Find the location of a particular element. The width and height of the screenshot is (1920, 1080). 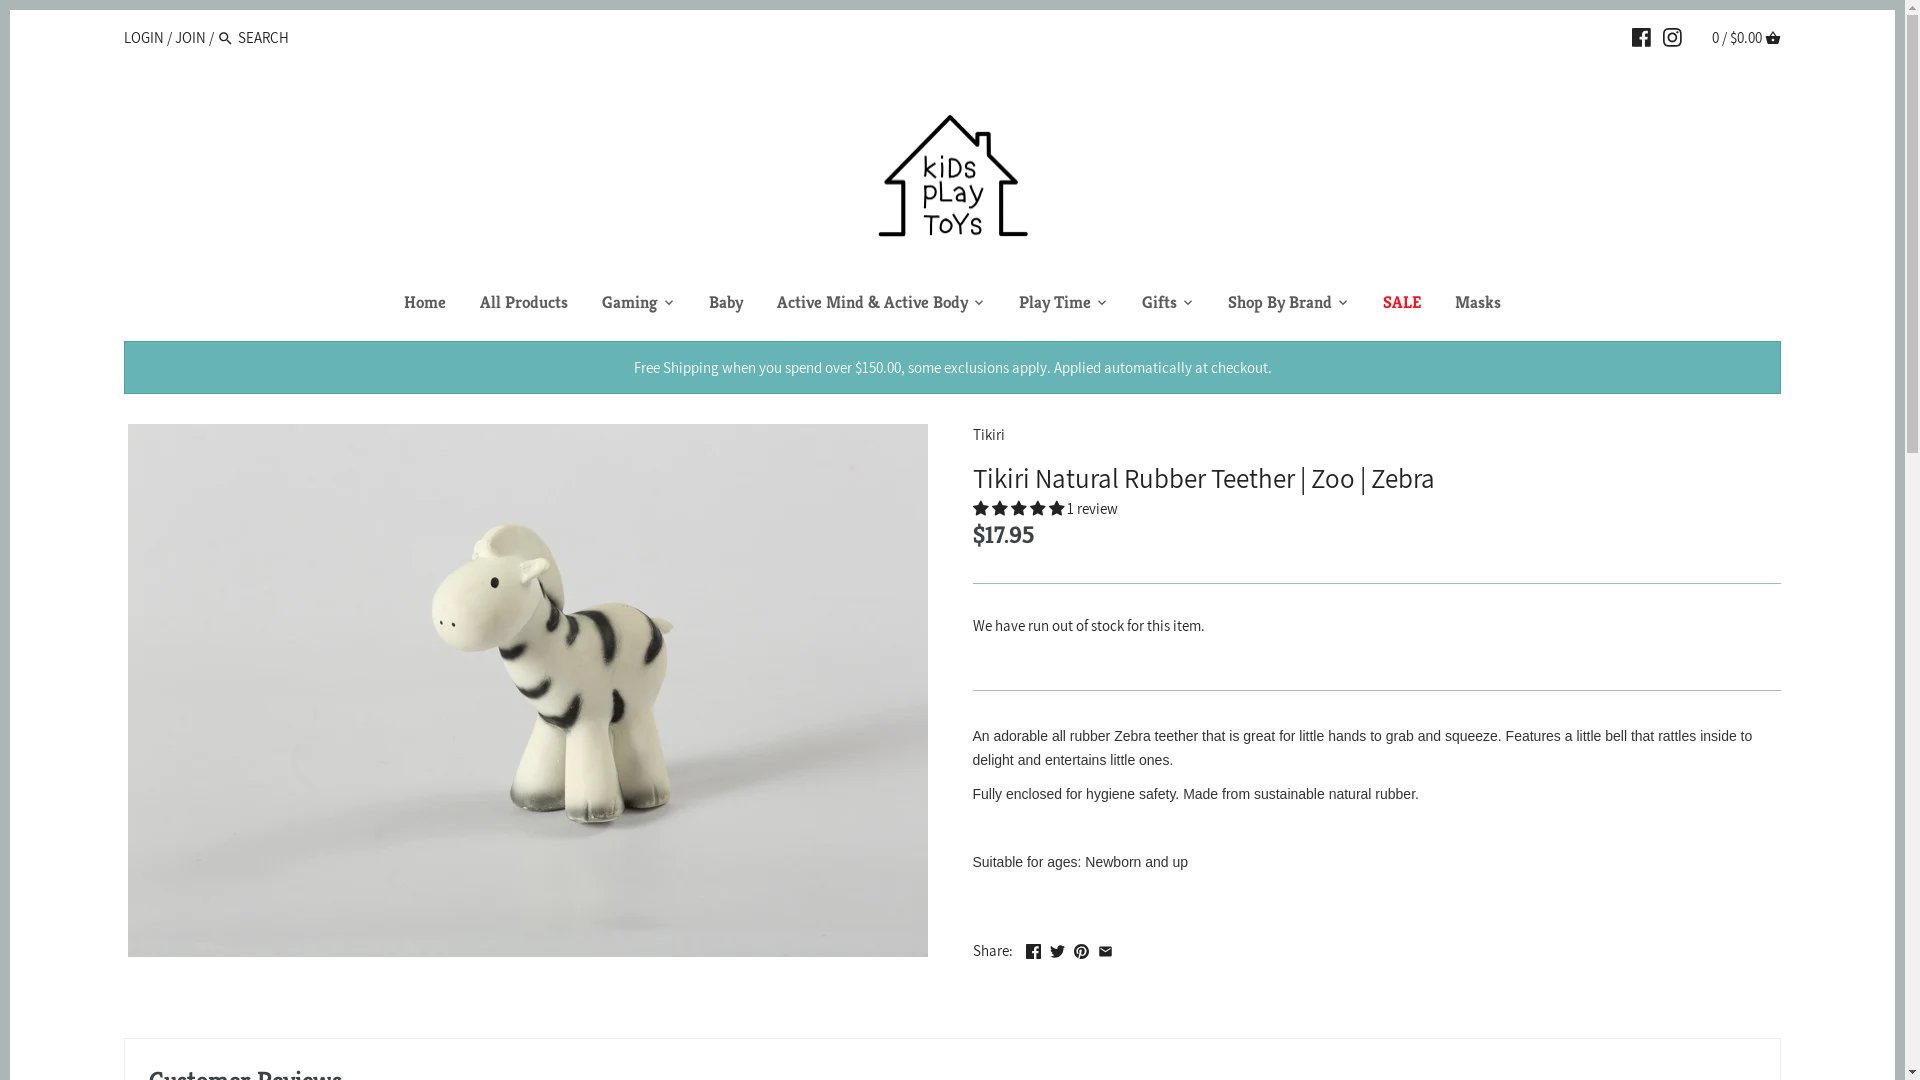

'Facebook' is located at coordinates (1033, 947).